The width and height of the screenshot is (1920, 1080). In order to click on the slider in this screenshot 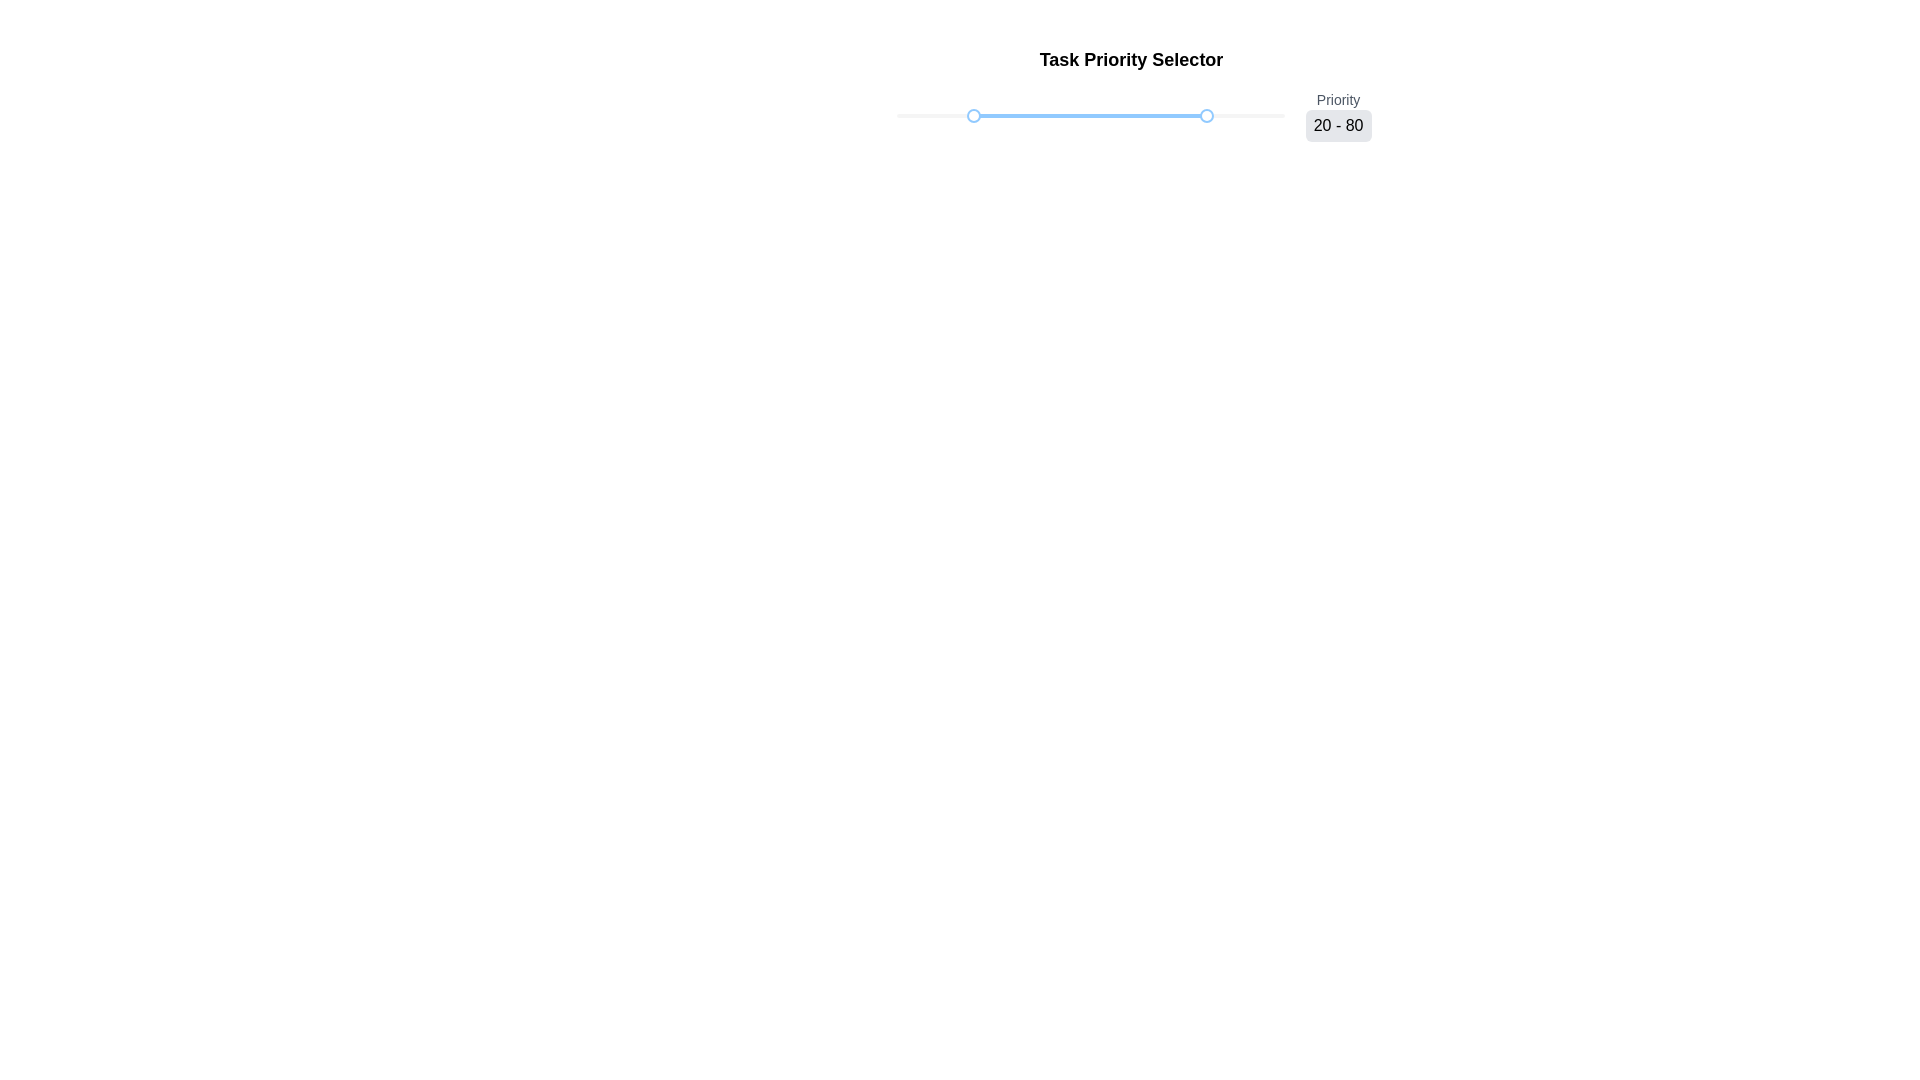, I will do `click(925, 115)`.